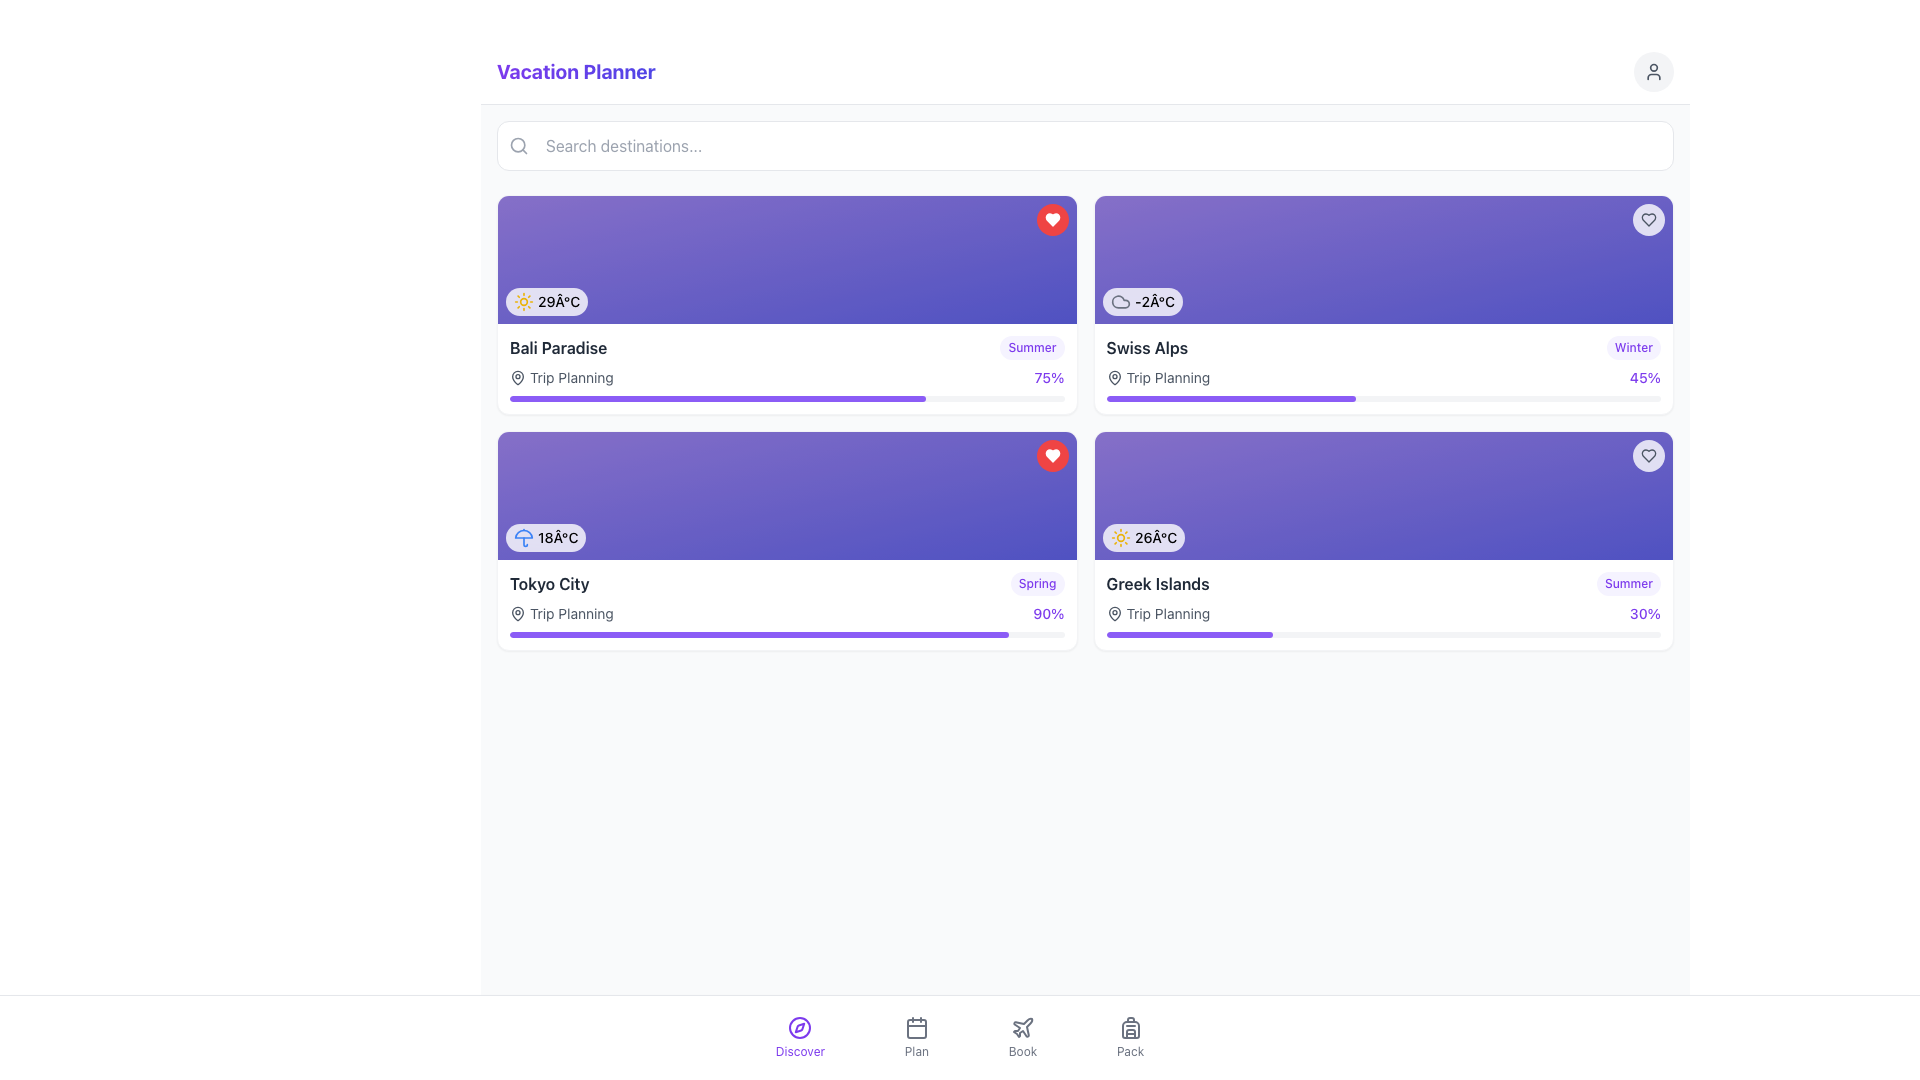 The width and height of the screenshot is (1920, 1080). I want to click on the 'Trip Planning' text label with a map-pin icon located under the 'Greek Islands' card in the bottom-right quadrant of the destination cards layout, so click(1158, 612).